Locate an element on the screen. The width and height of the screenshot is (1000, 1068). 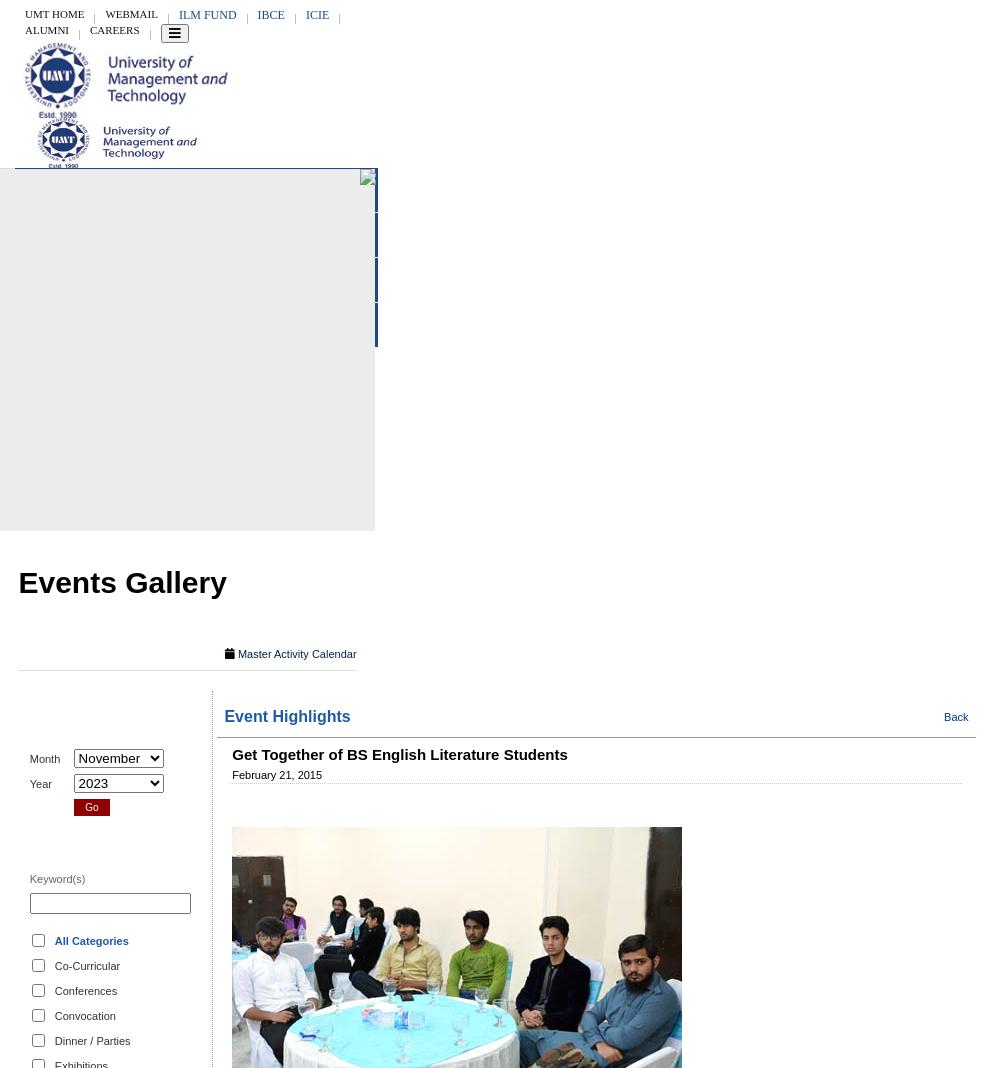
'All Categories' is located at coordinates (90, 939).